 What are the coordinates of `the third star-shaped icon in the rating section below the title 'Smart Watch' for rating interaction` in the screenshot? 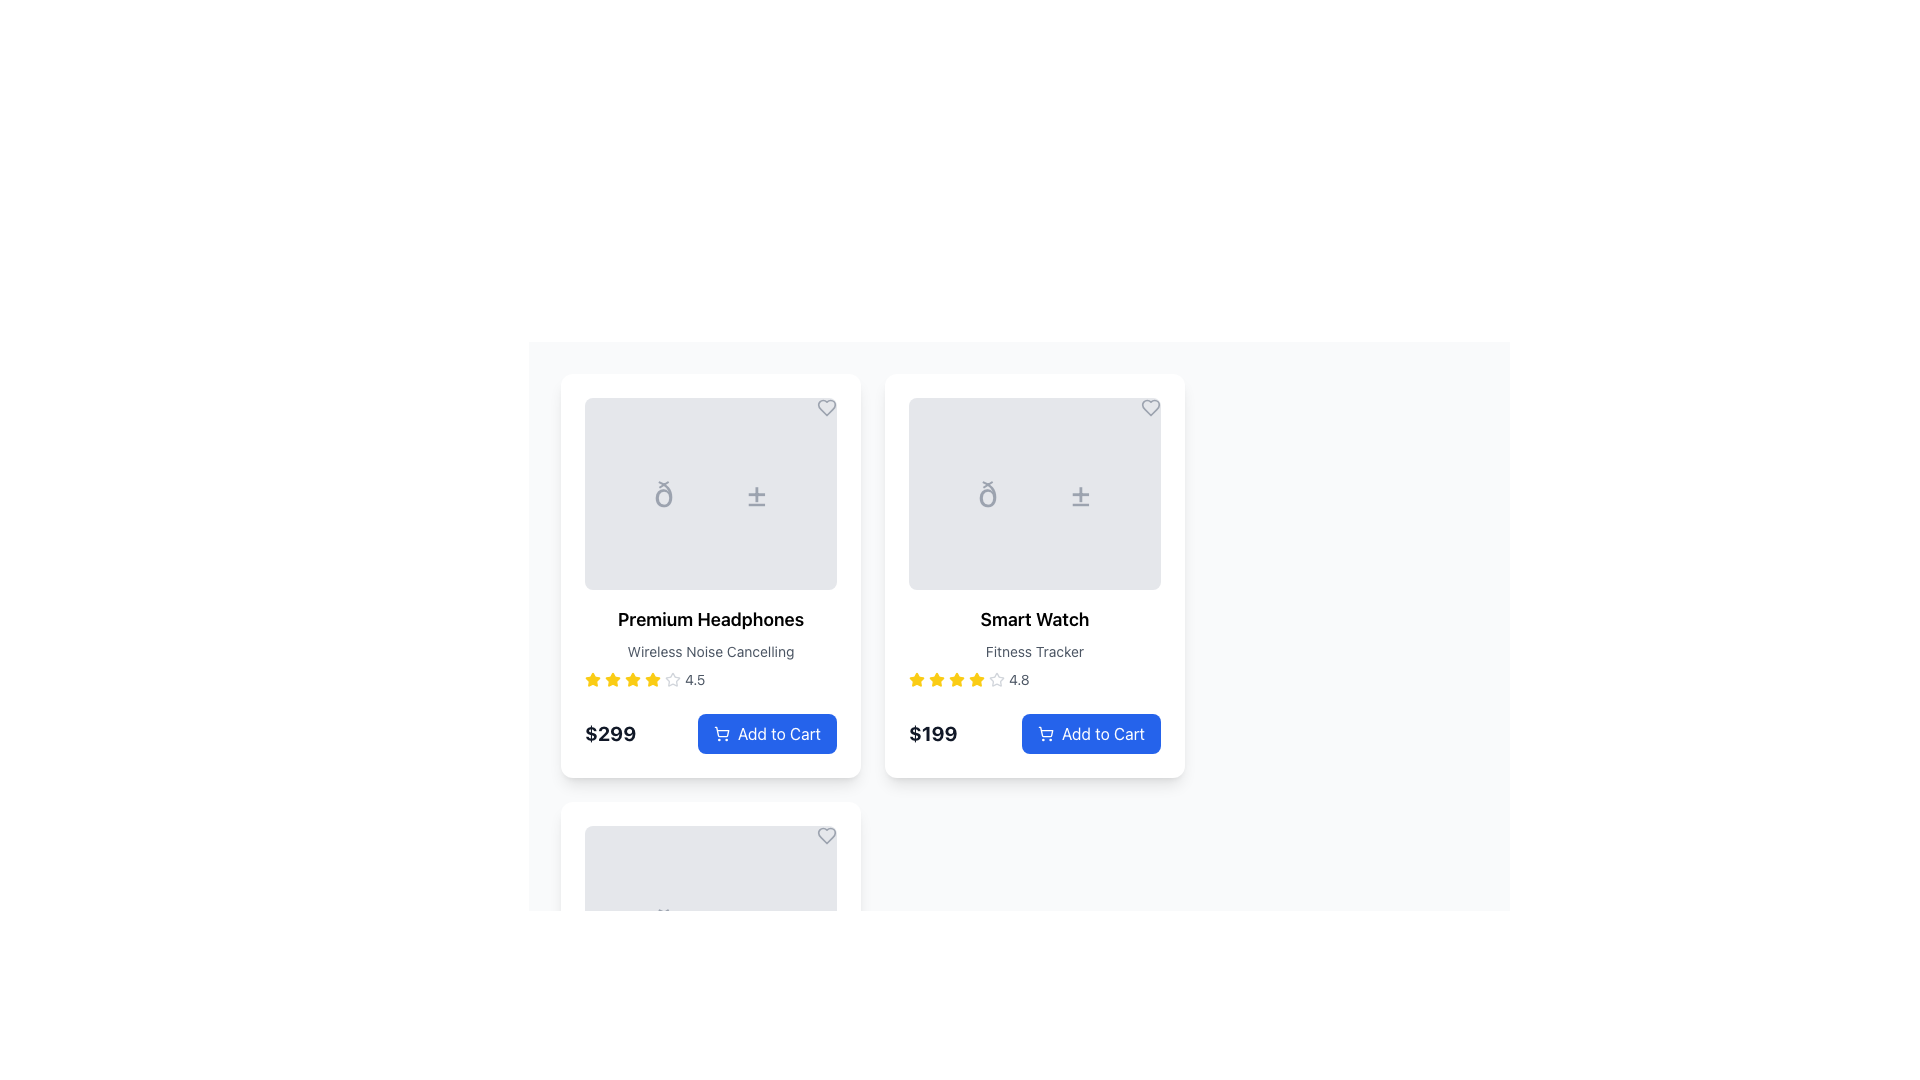 It's located at (955, 678).